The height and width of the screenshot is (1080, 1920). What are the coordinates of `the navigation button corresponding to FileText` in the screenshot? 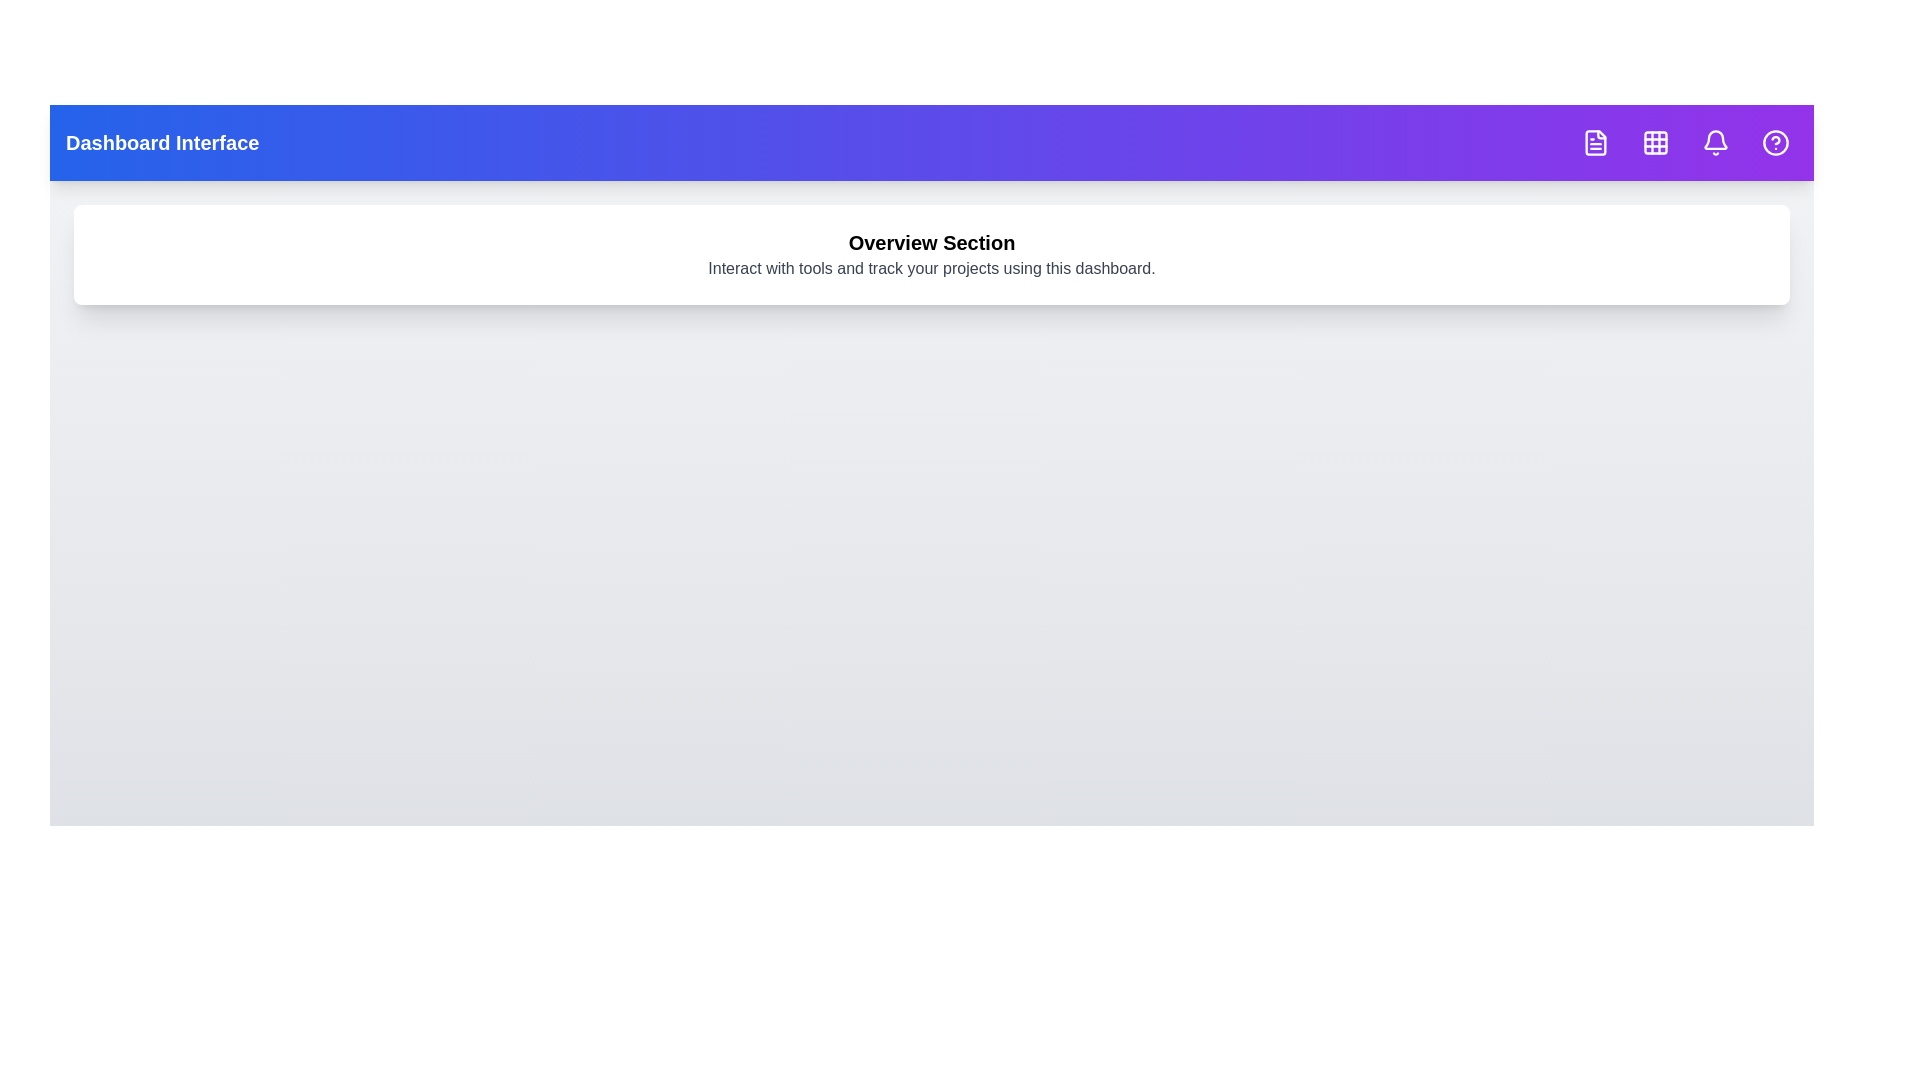 It's located at (1595, 141).